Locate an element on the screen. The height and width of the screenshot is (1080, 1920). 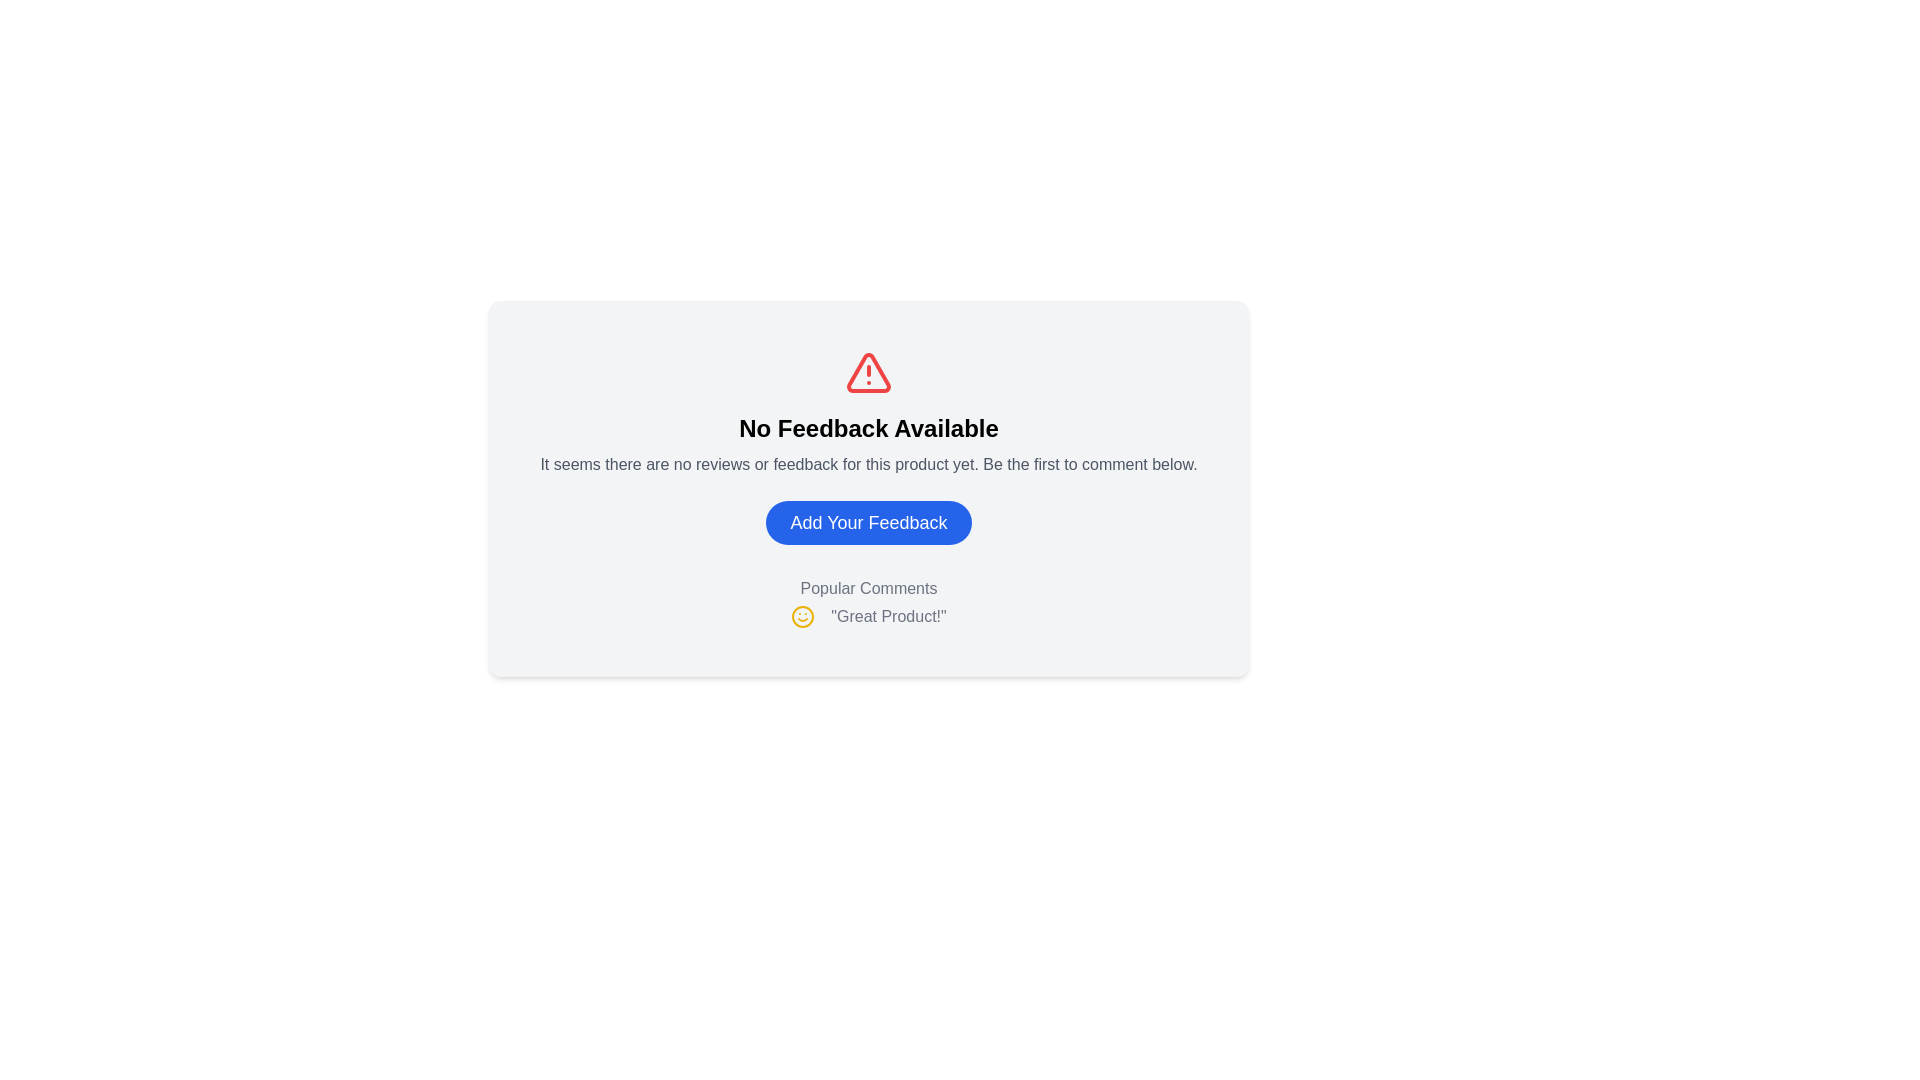
the warning icon located at the top part of the alert message above the 'No Feedback Available' text is located at coordinates (868, 373).